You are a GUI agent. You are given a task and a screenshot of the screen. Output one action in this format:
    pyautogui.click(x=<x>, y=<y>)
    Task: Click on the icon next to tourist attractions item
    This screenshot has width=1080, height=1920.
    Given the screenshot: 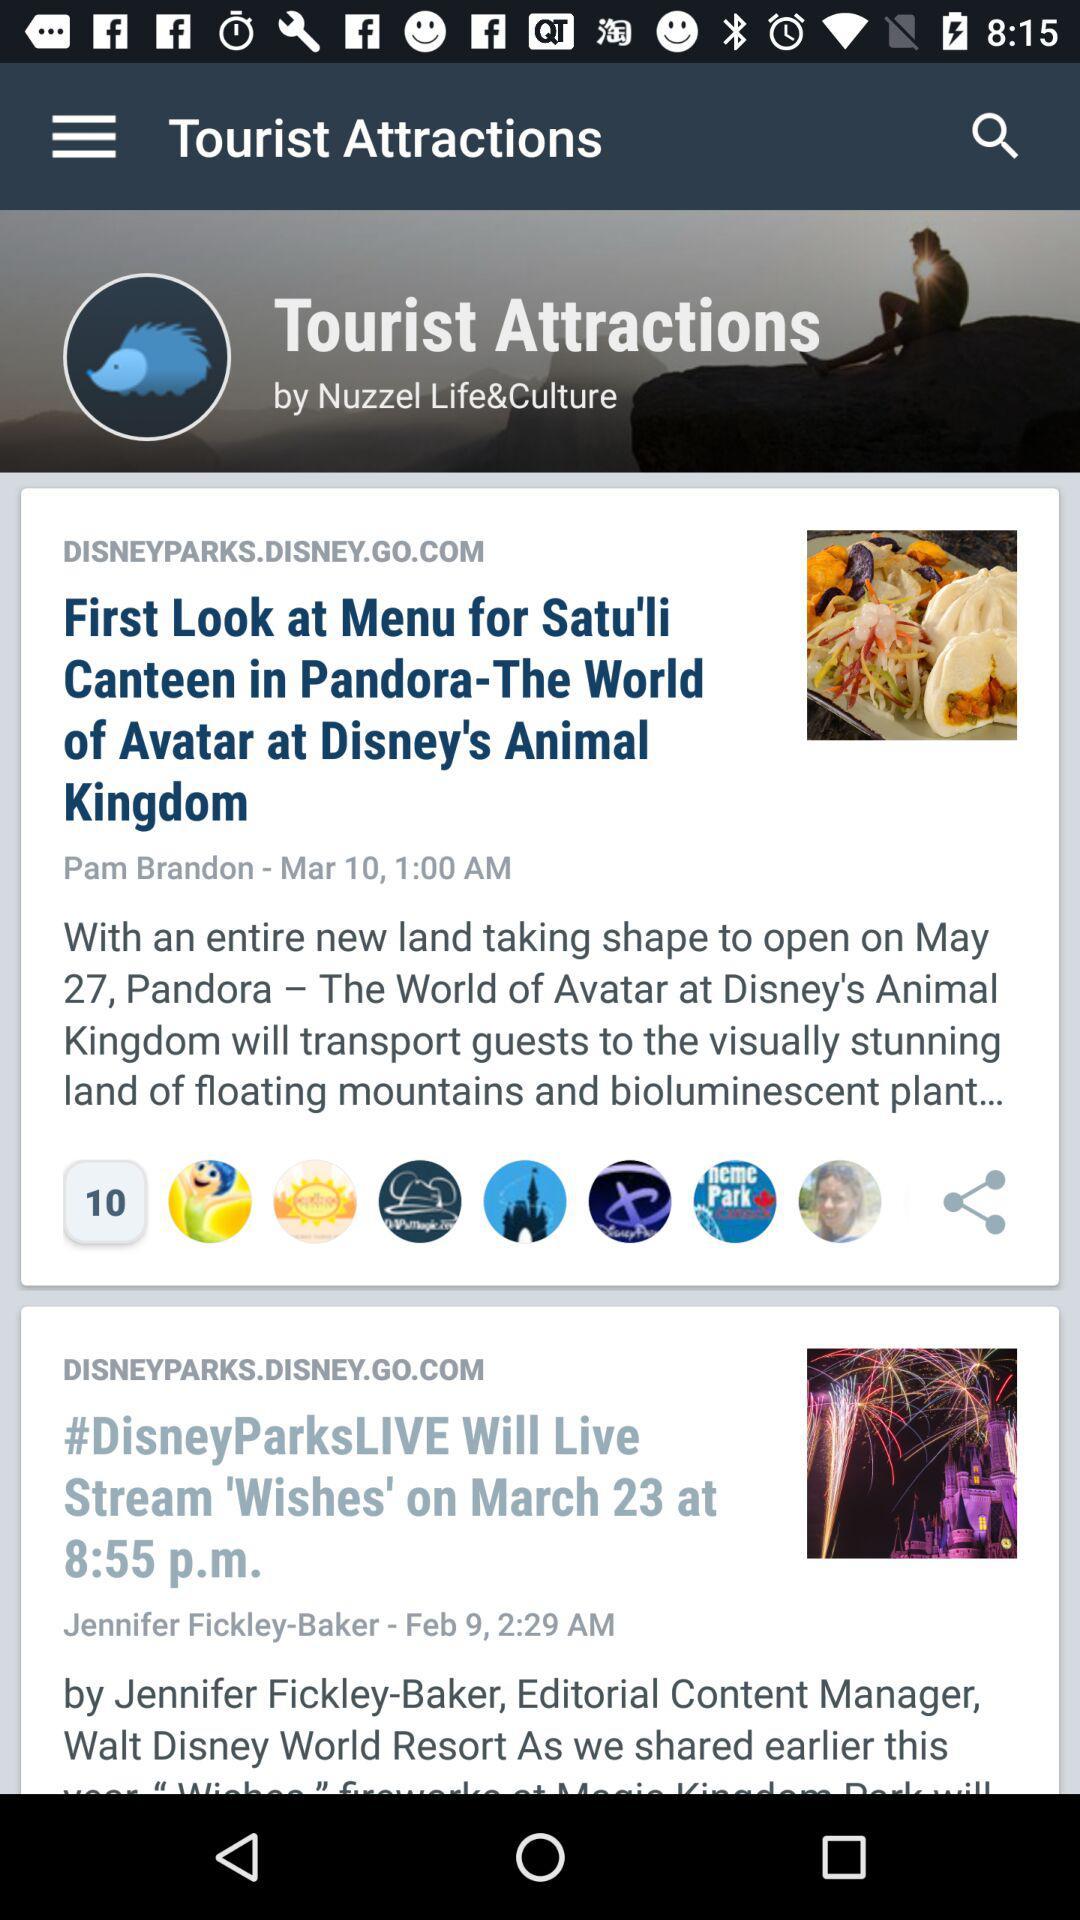 What is the action you would take?
    pyautogui.click(x=104, y=135)
    